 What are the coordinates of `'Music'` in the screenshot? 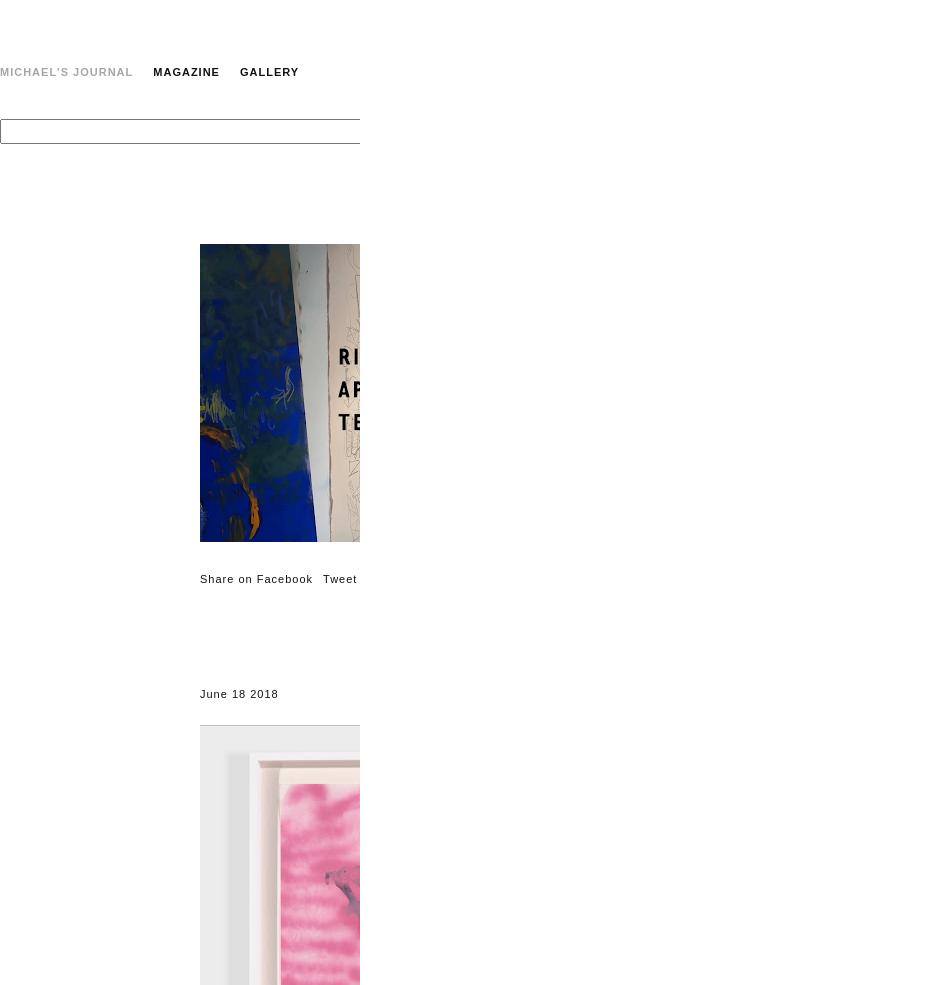 It's located at (912, 324).